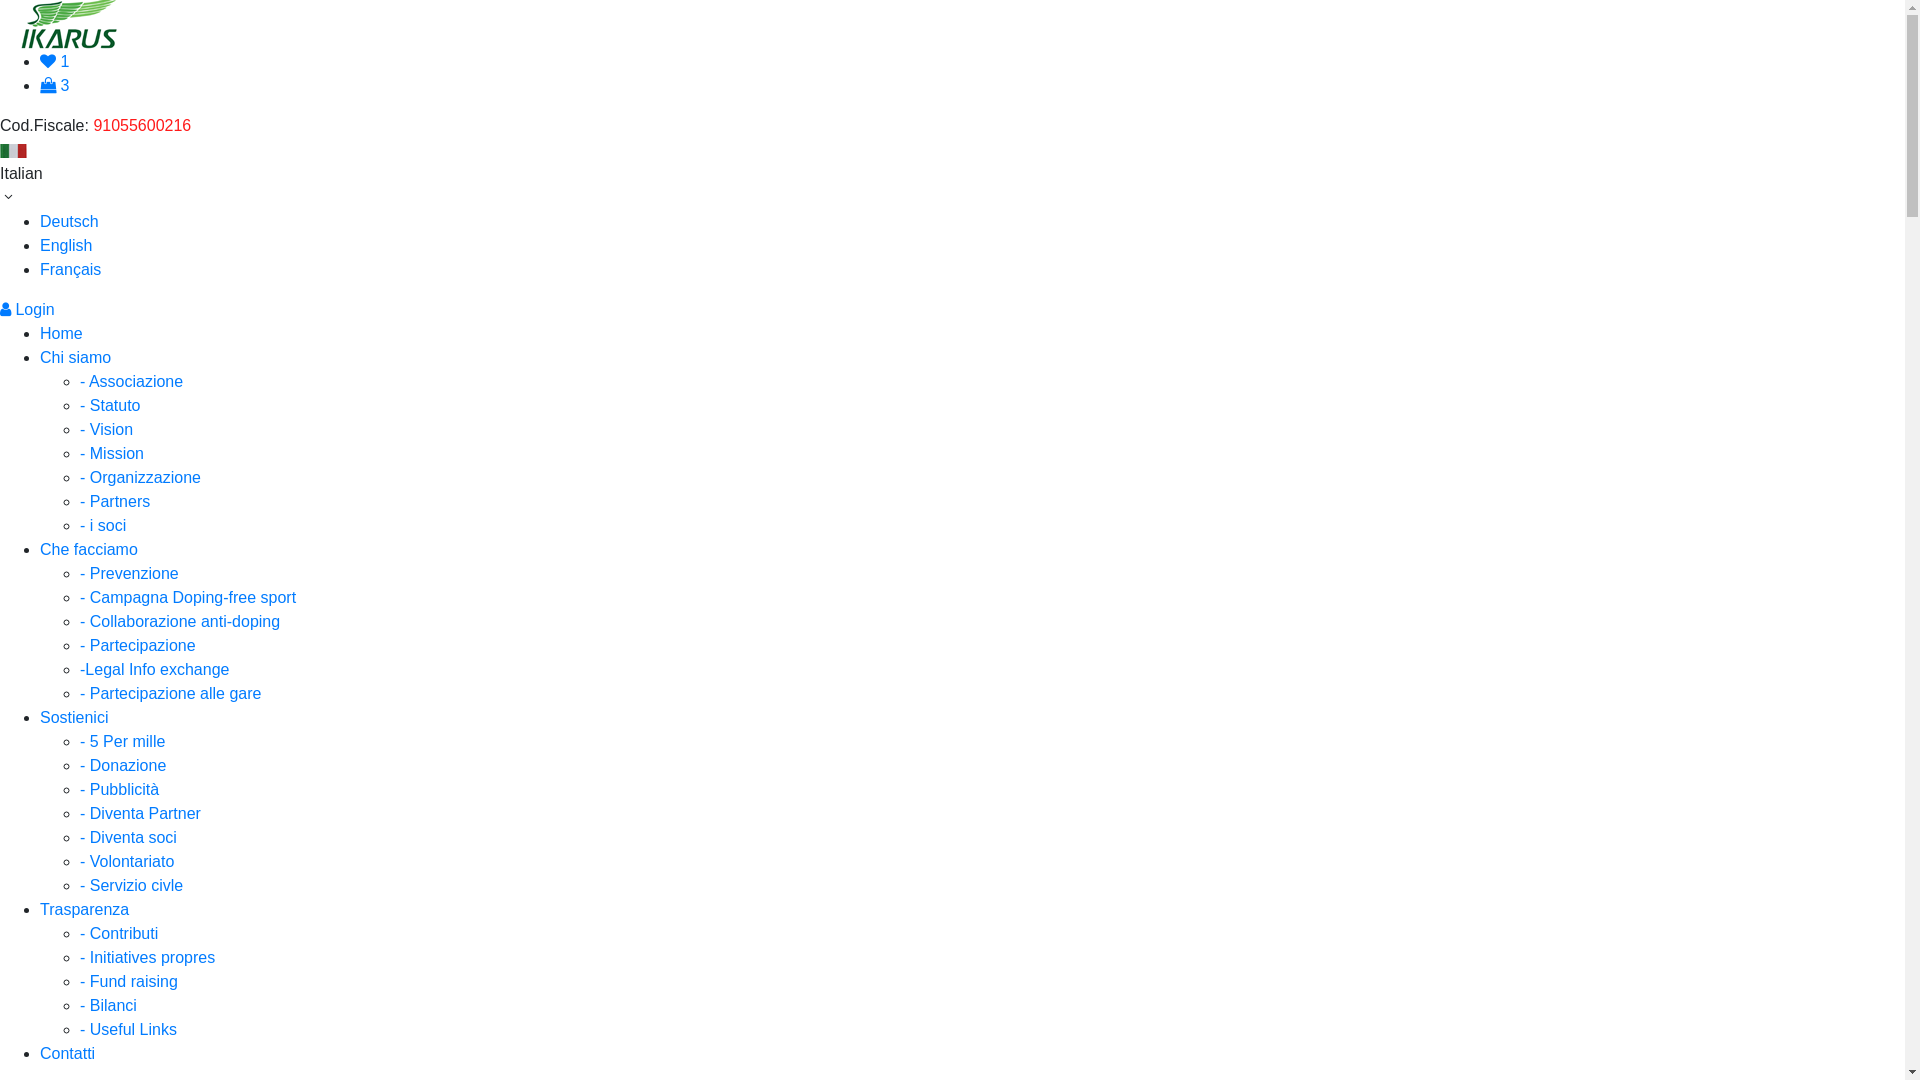 This screenshot has height=1080, width=1920. What do you see at coordinates (109, 405) in the screenshot?
I see `'- Statuto'` at bounding box center [109, 405].